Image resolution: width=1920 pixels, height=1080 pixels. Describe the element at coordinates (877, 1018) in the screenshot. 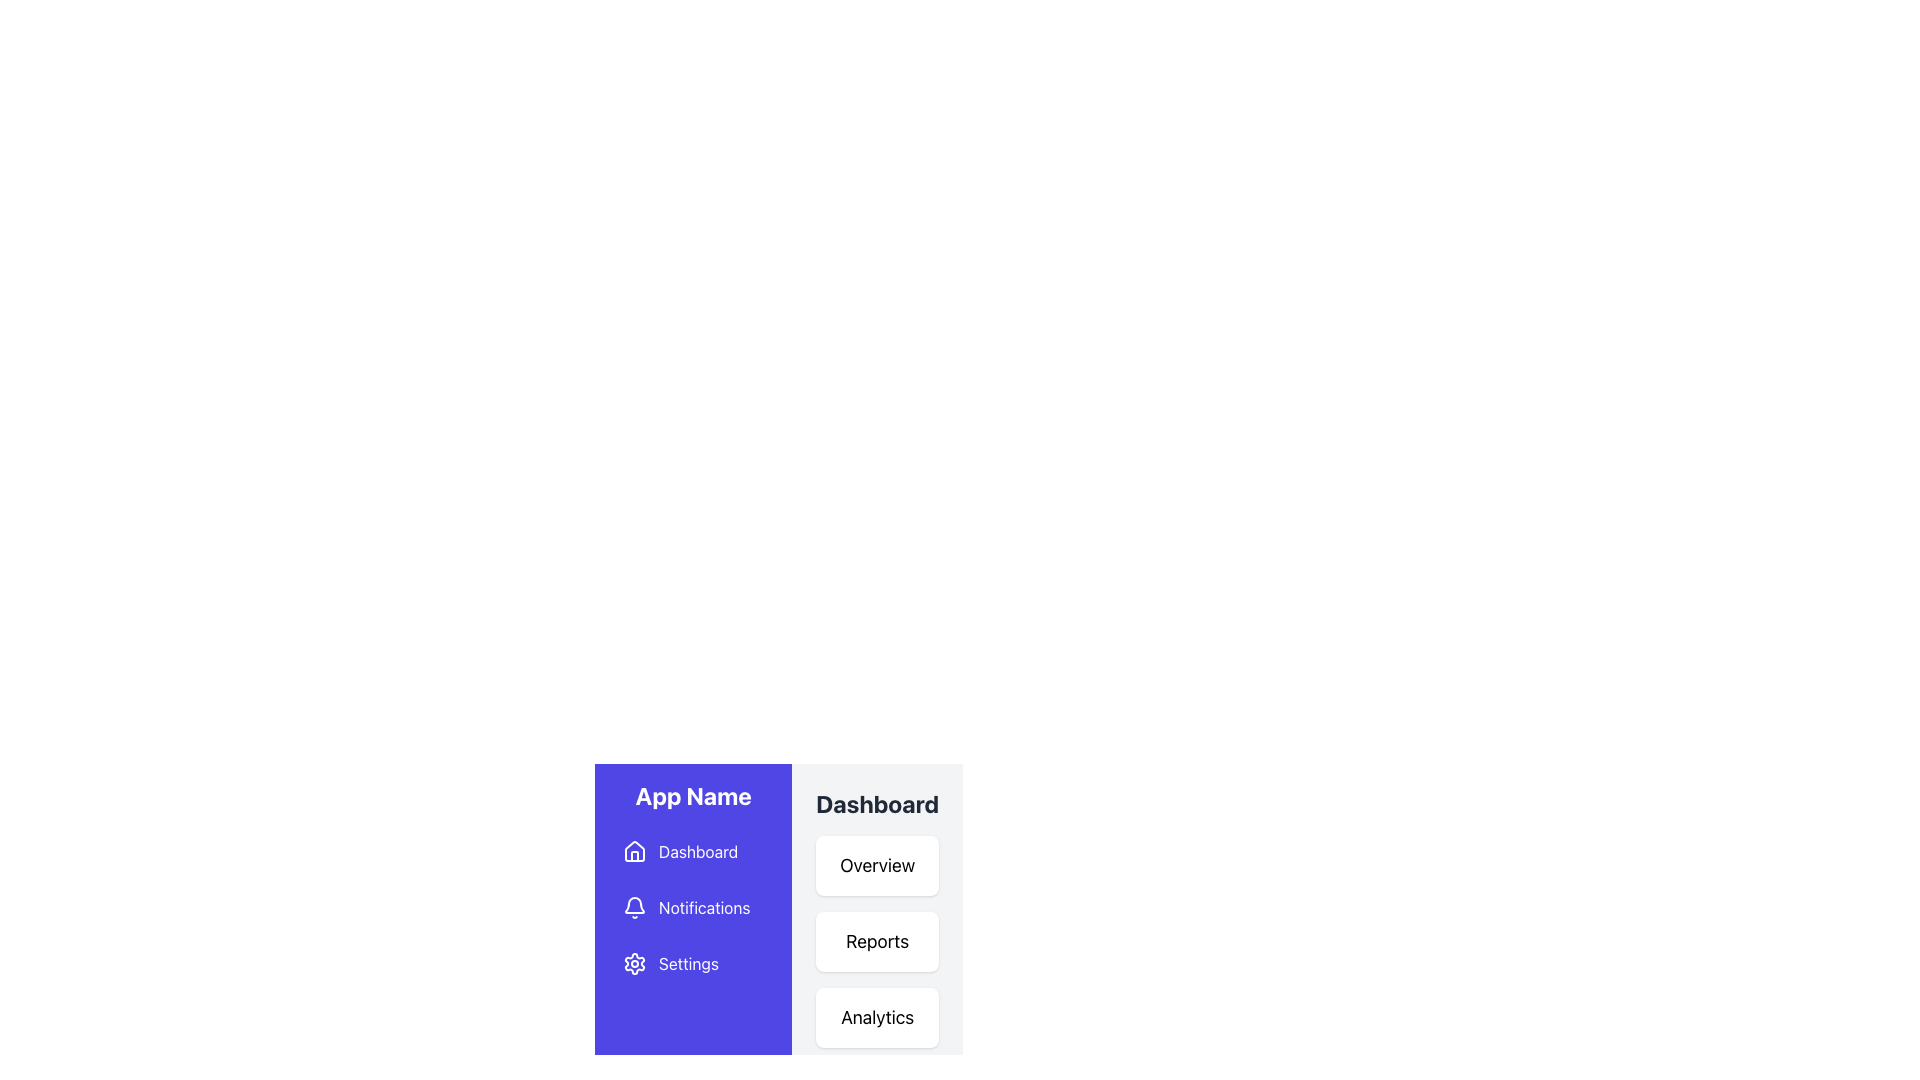

I see `the third button in the 'Dashboard' section, which navigates to the 'Analytics' section` at that location.